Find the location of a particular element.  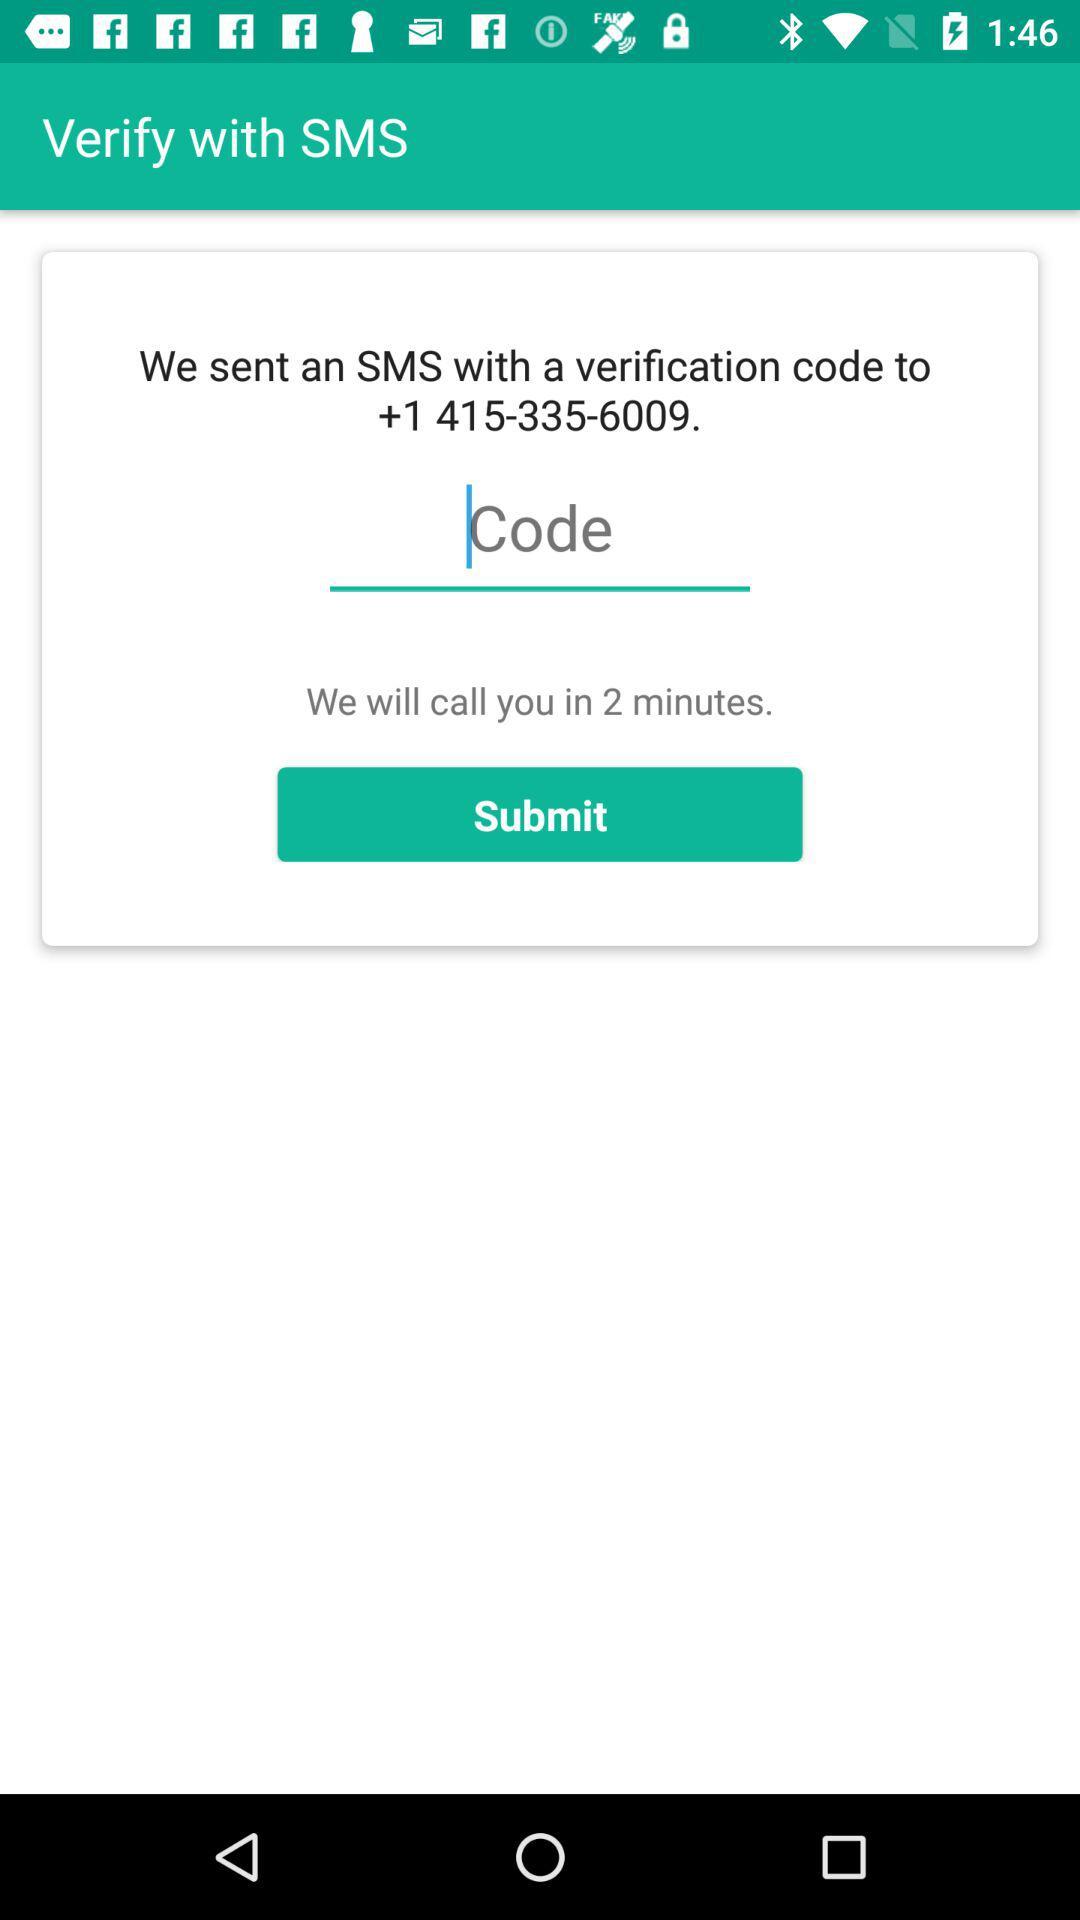

item below we will call is located at coordinates (540, 814).